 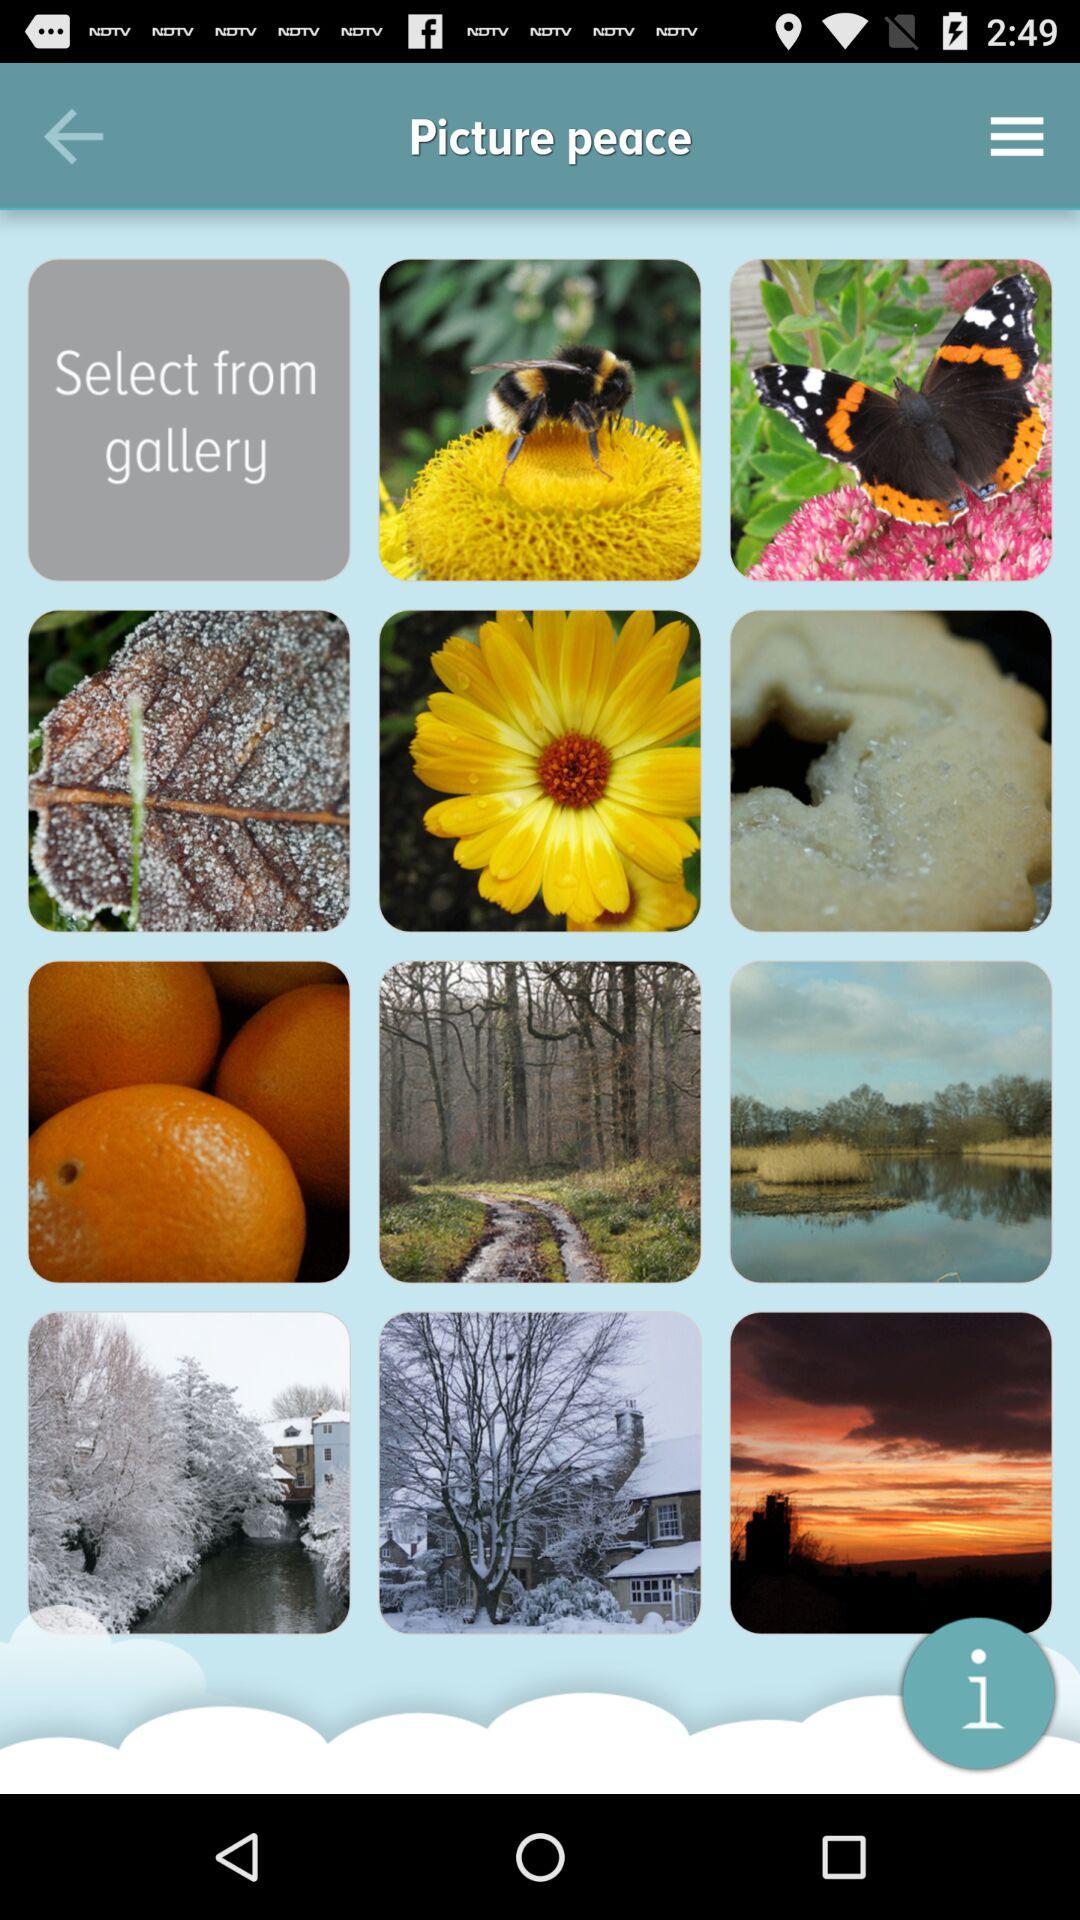 I want to click on share the article, so click(x=890, y=419).